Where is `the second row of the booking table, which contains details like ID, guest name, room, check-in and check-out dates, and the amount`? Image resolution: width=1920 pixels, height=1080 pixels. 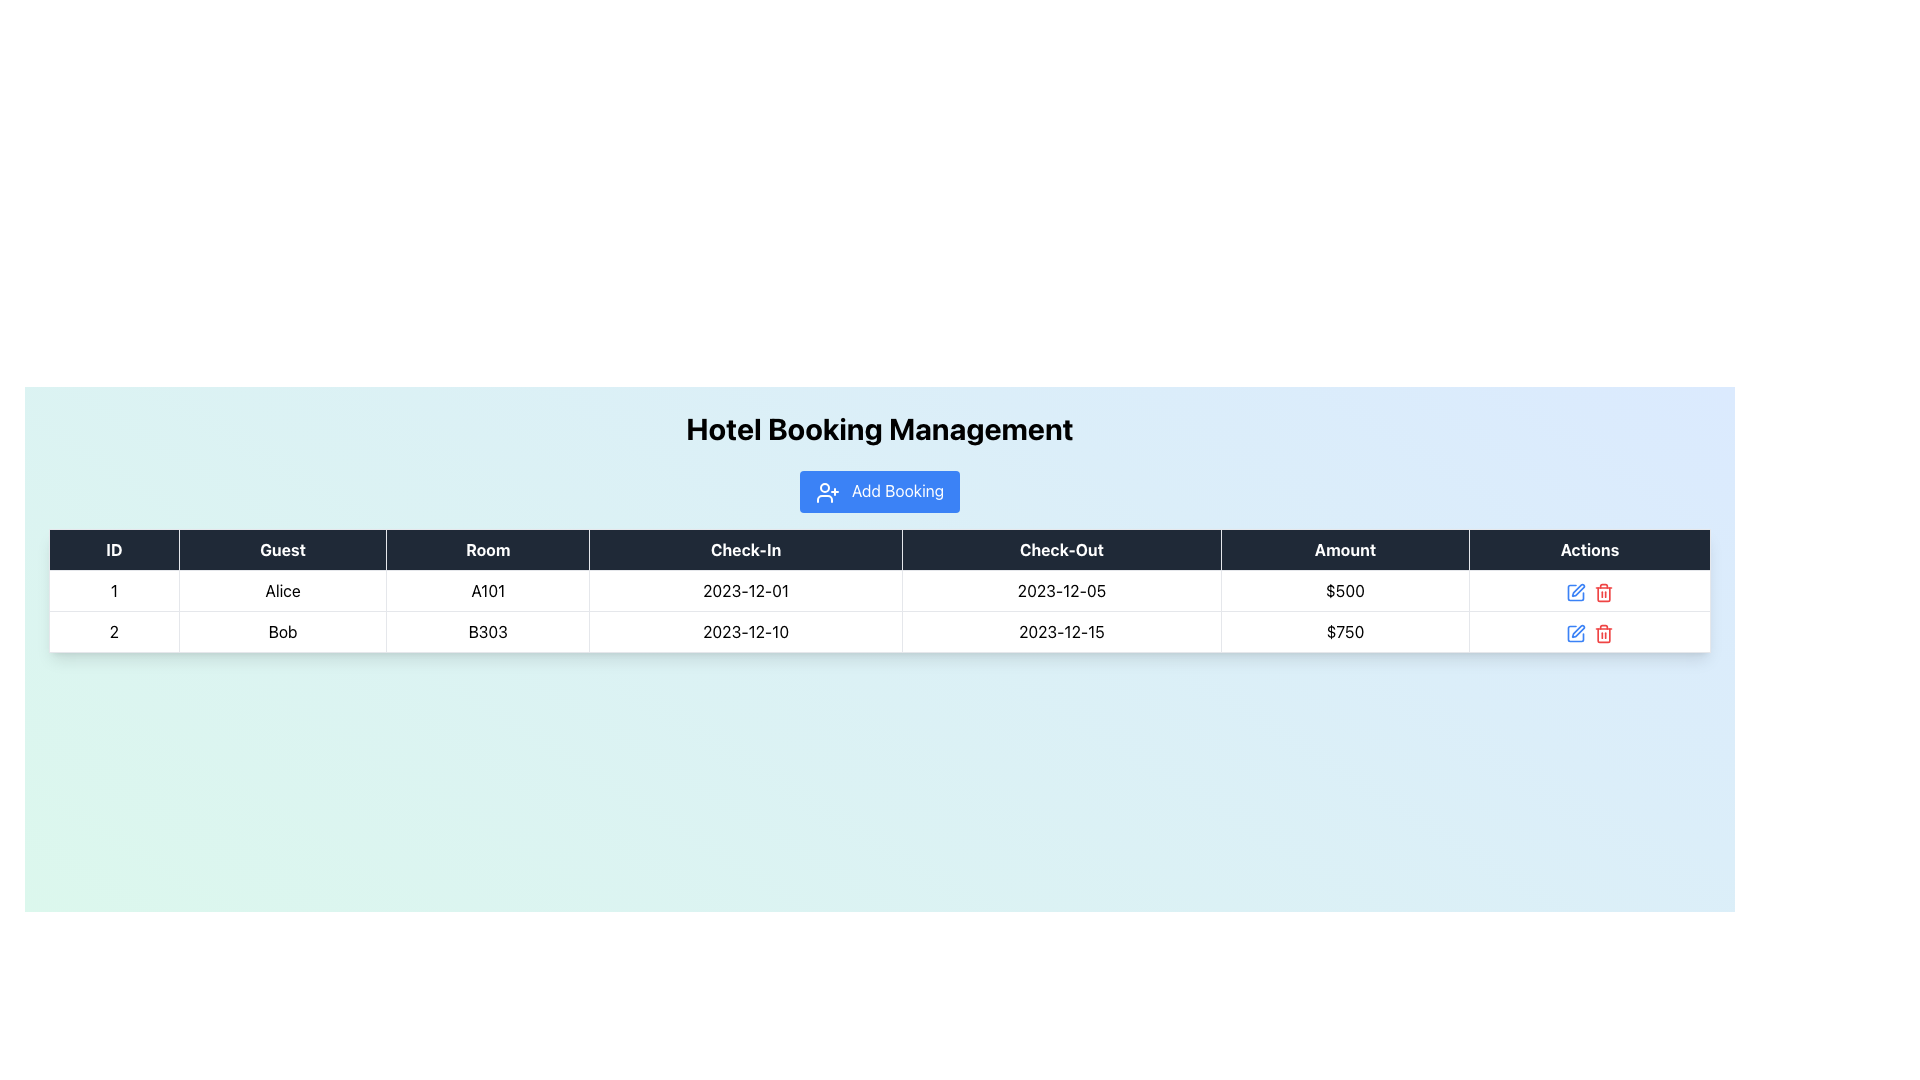 the second row of the booking table, which contains details like ID, guest name, room, check-in and check-out dates, and the amount is located at coordinates (879, 631).